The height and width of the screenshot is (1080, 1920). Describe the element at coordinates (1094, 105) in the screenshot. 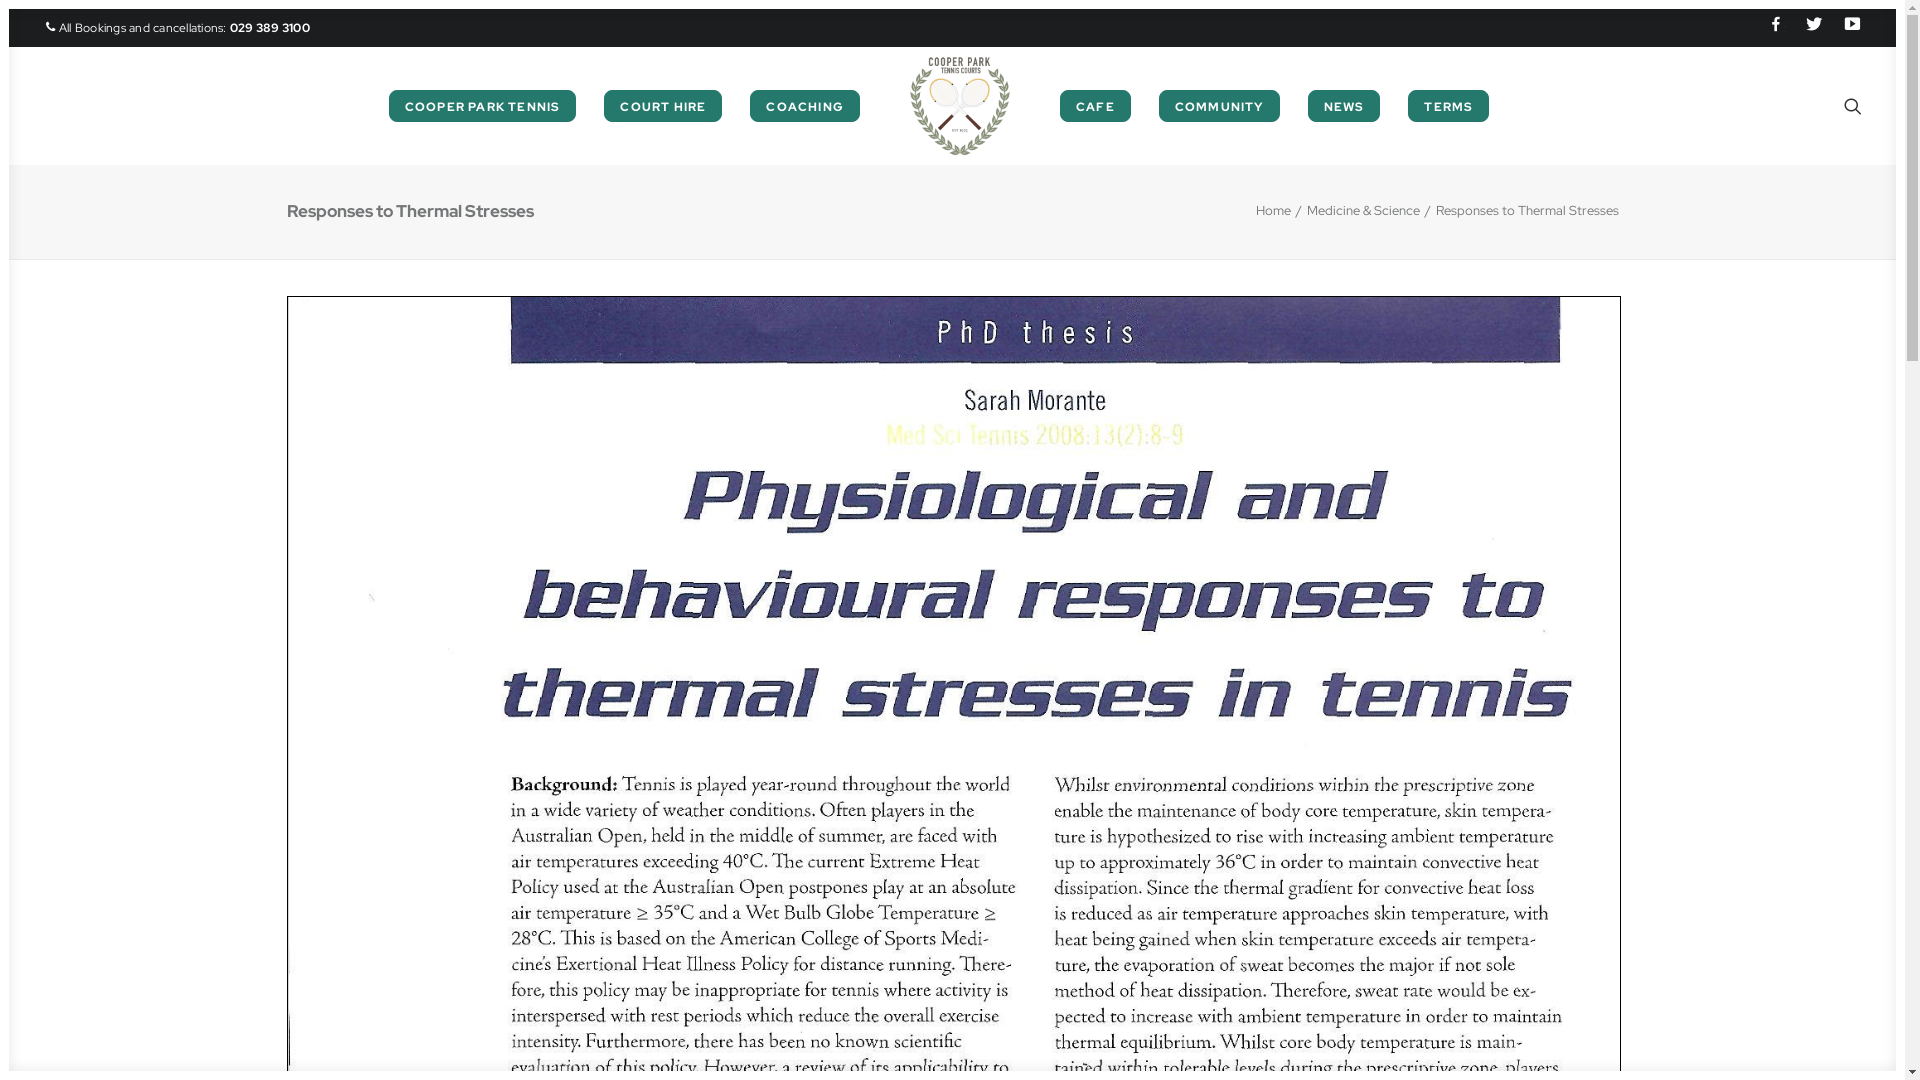

I see `'CAFE'` at that location.